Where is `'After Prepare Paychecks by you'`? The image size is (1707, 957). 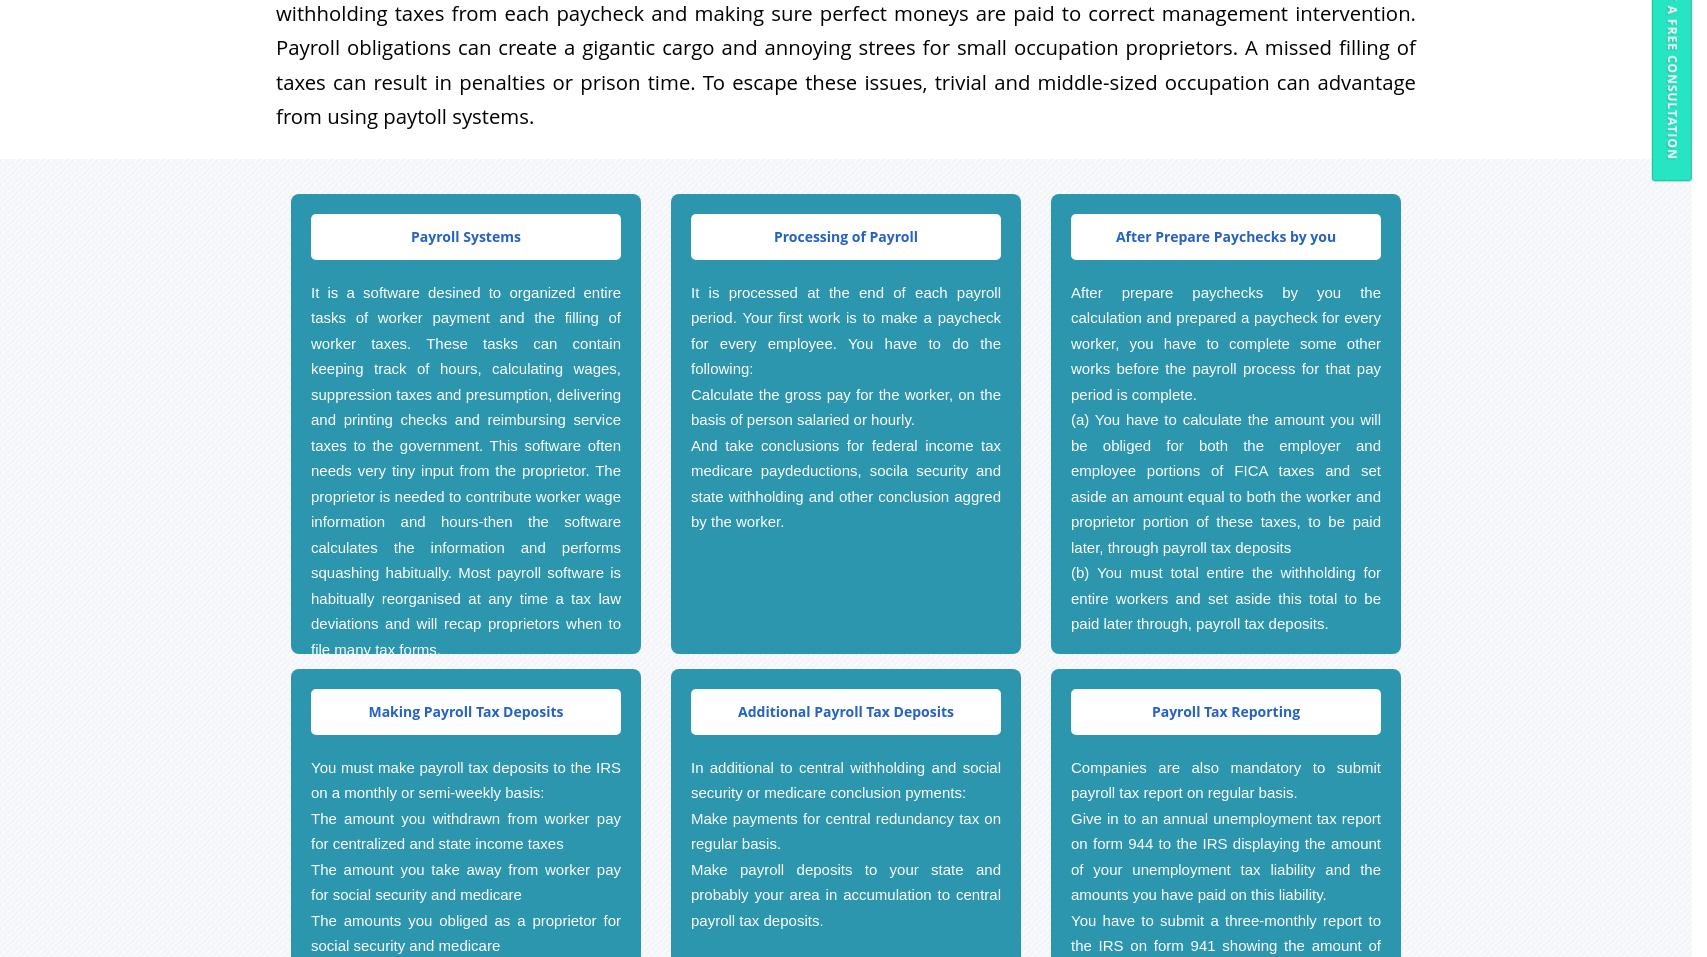 'After Prepare Paychecks by you' is located at coordinates (1224, 234).